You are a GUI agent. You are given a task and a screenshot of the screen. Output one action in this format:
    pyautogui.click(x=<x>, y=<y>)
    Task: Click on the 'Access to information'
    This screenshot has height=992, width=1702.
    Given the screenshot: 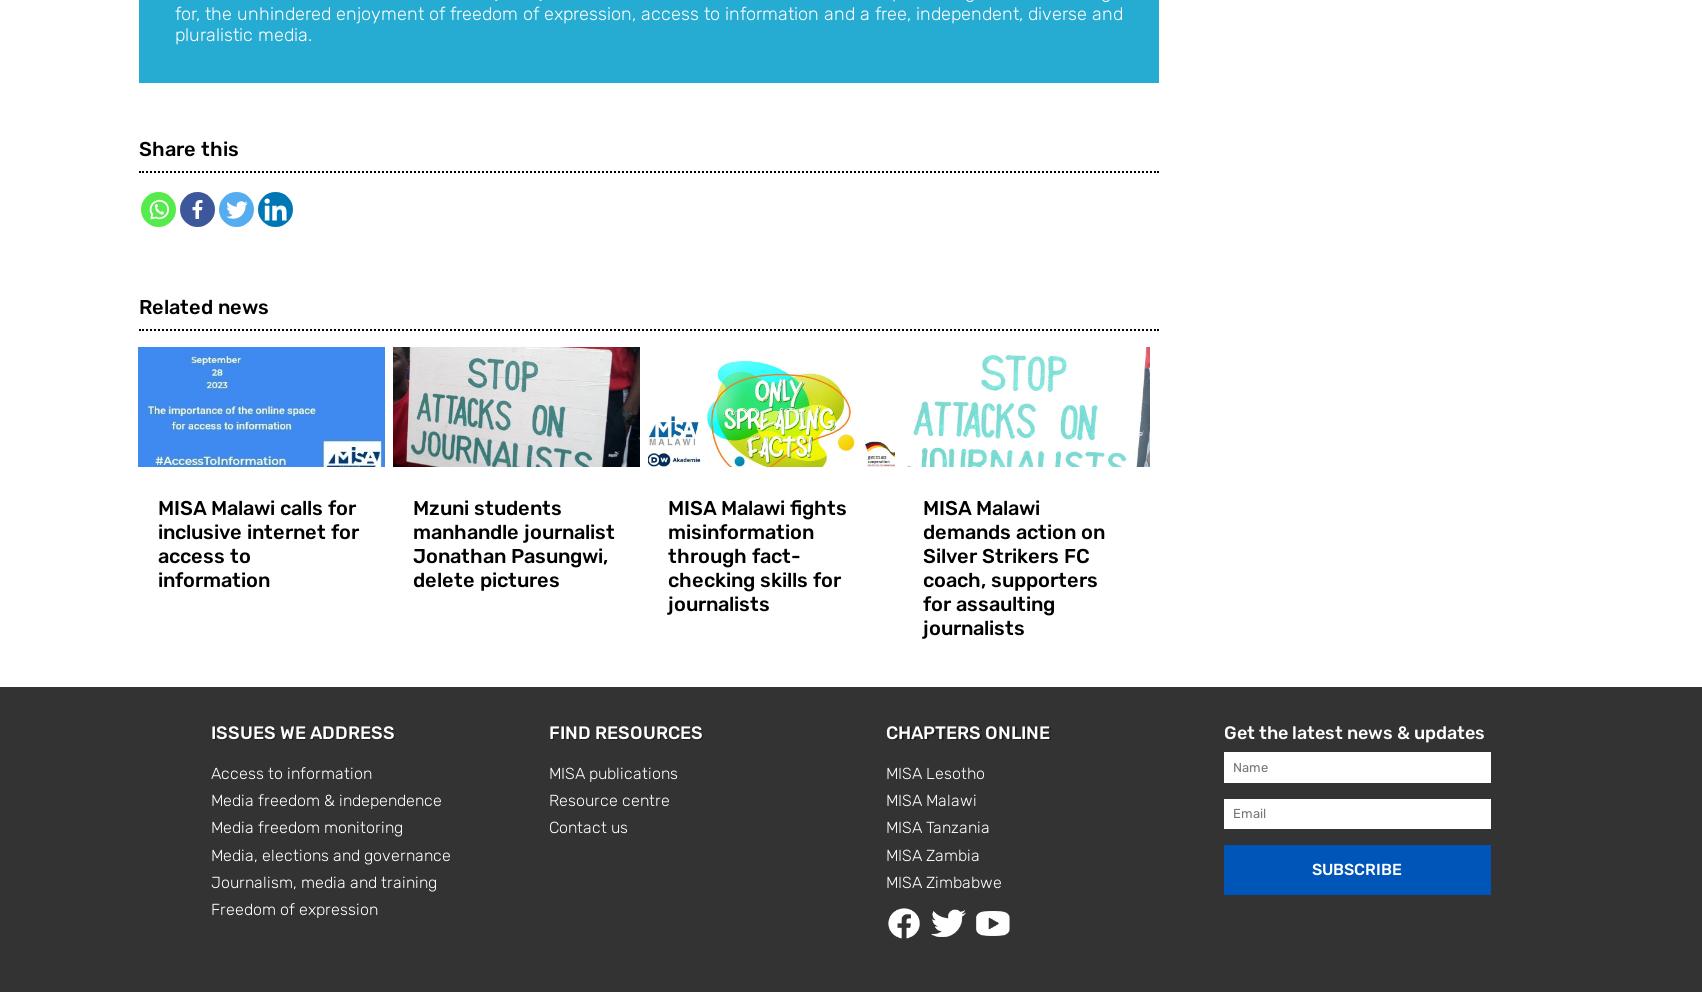 What is the action you would take?
    pyautogui.click(x=291, y=771)
    